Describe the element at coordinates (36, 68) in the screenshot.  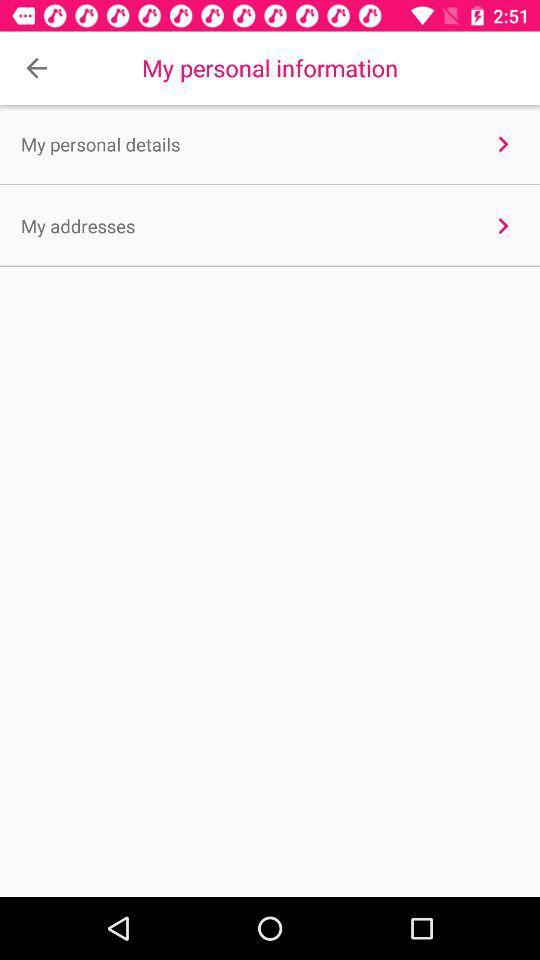
I see `the icon above the my personal details icon` at that location.